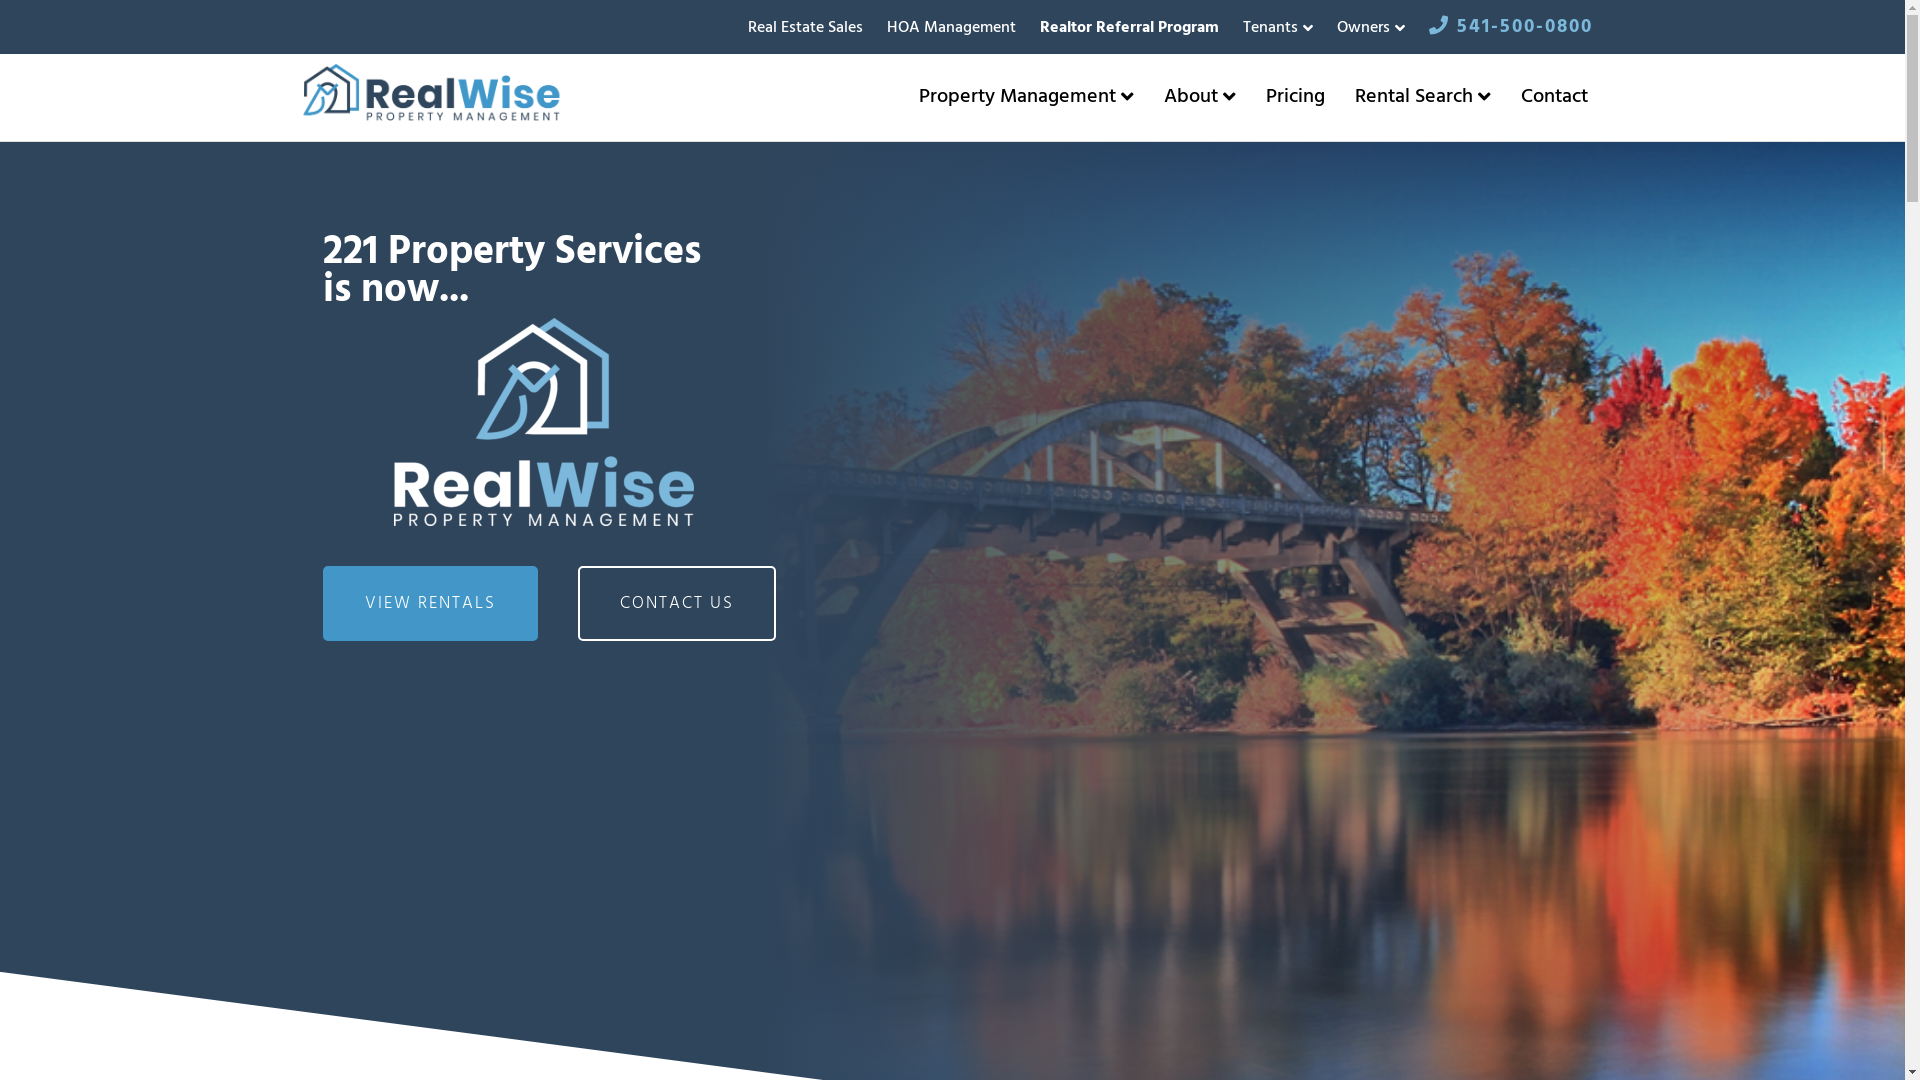 The height and width of the screenshot is (1080, 1920). I want to click on 'Rental Search', so click(1421, 96).